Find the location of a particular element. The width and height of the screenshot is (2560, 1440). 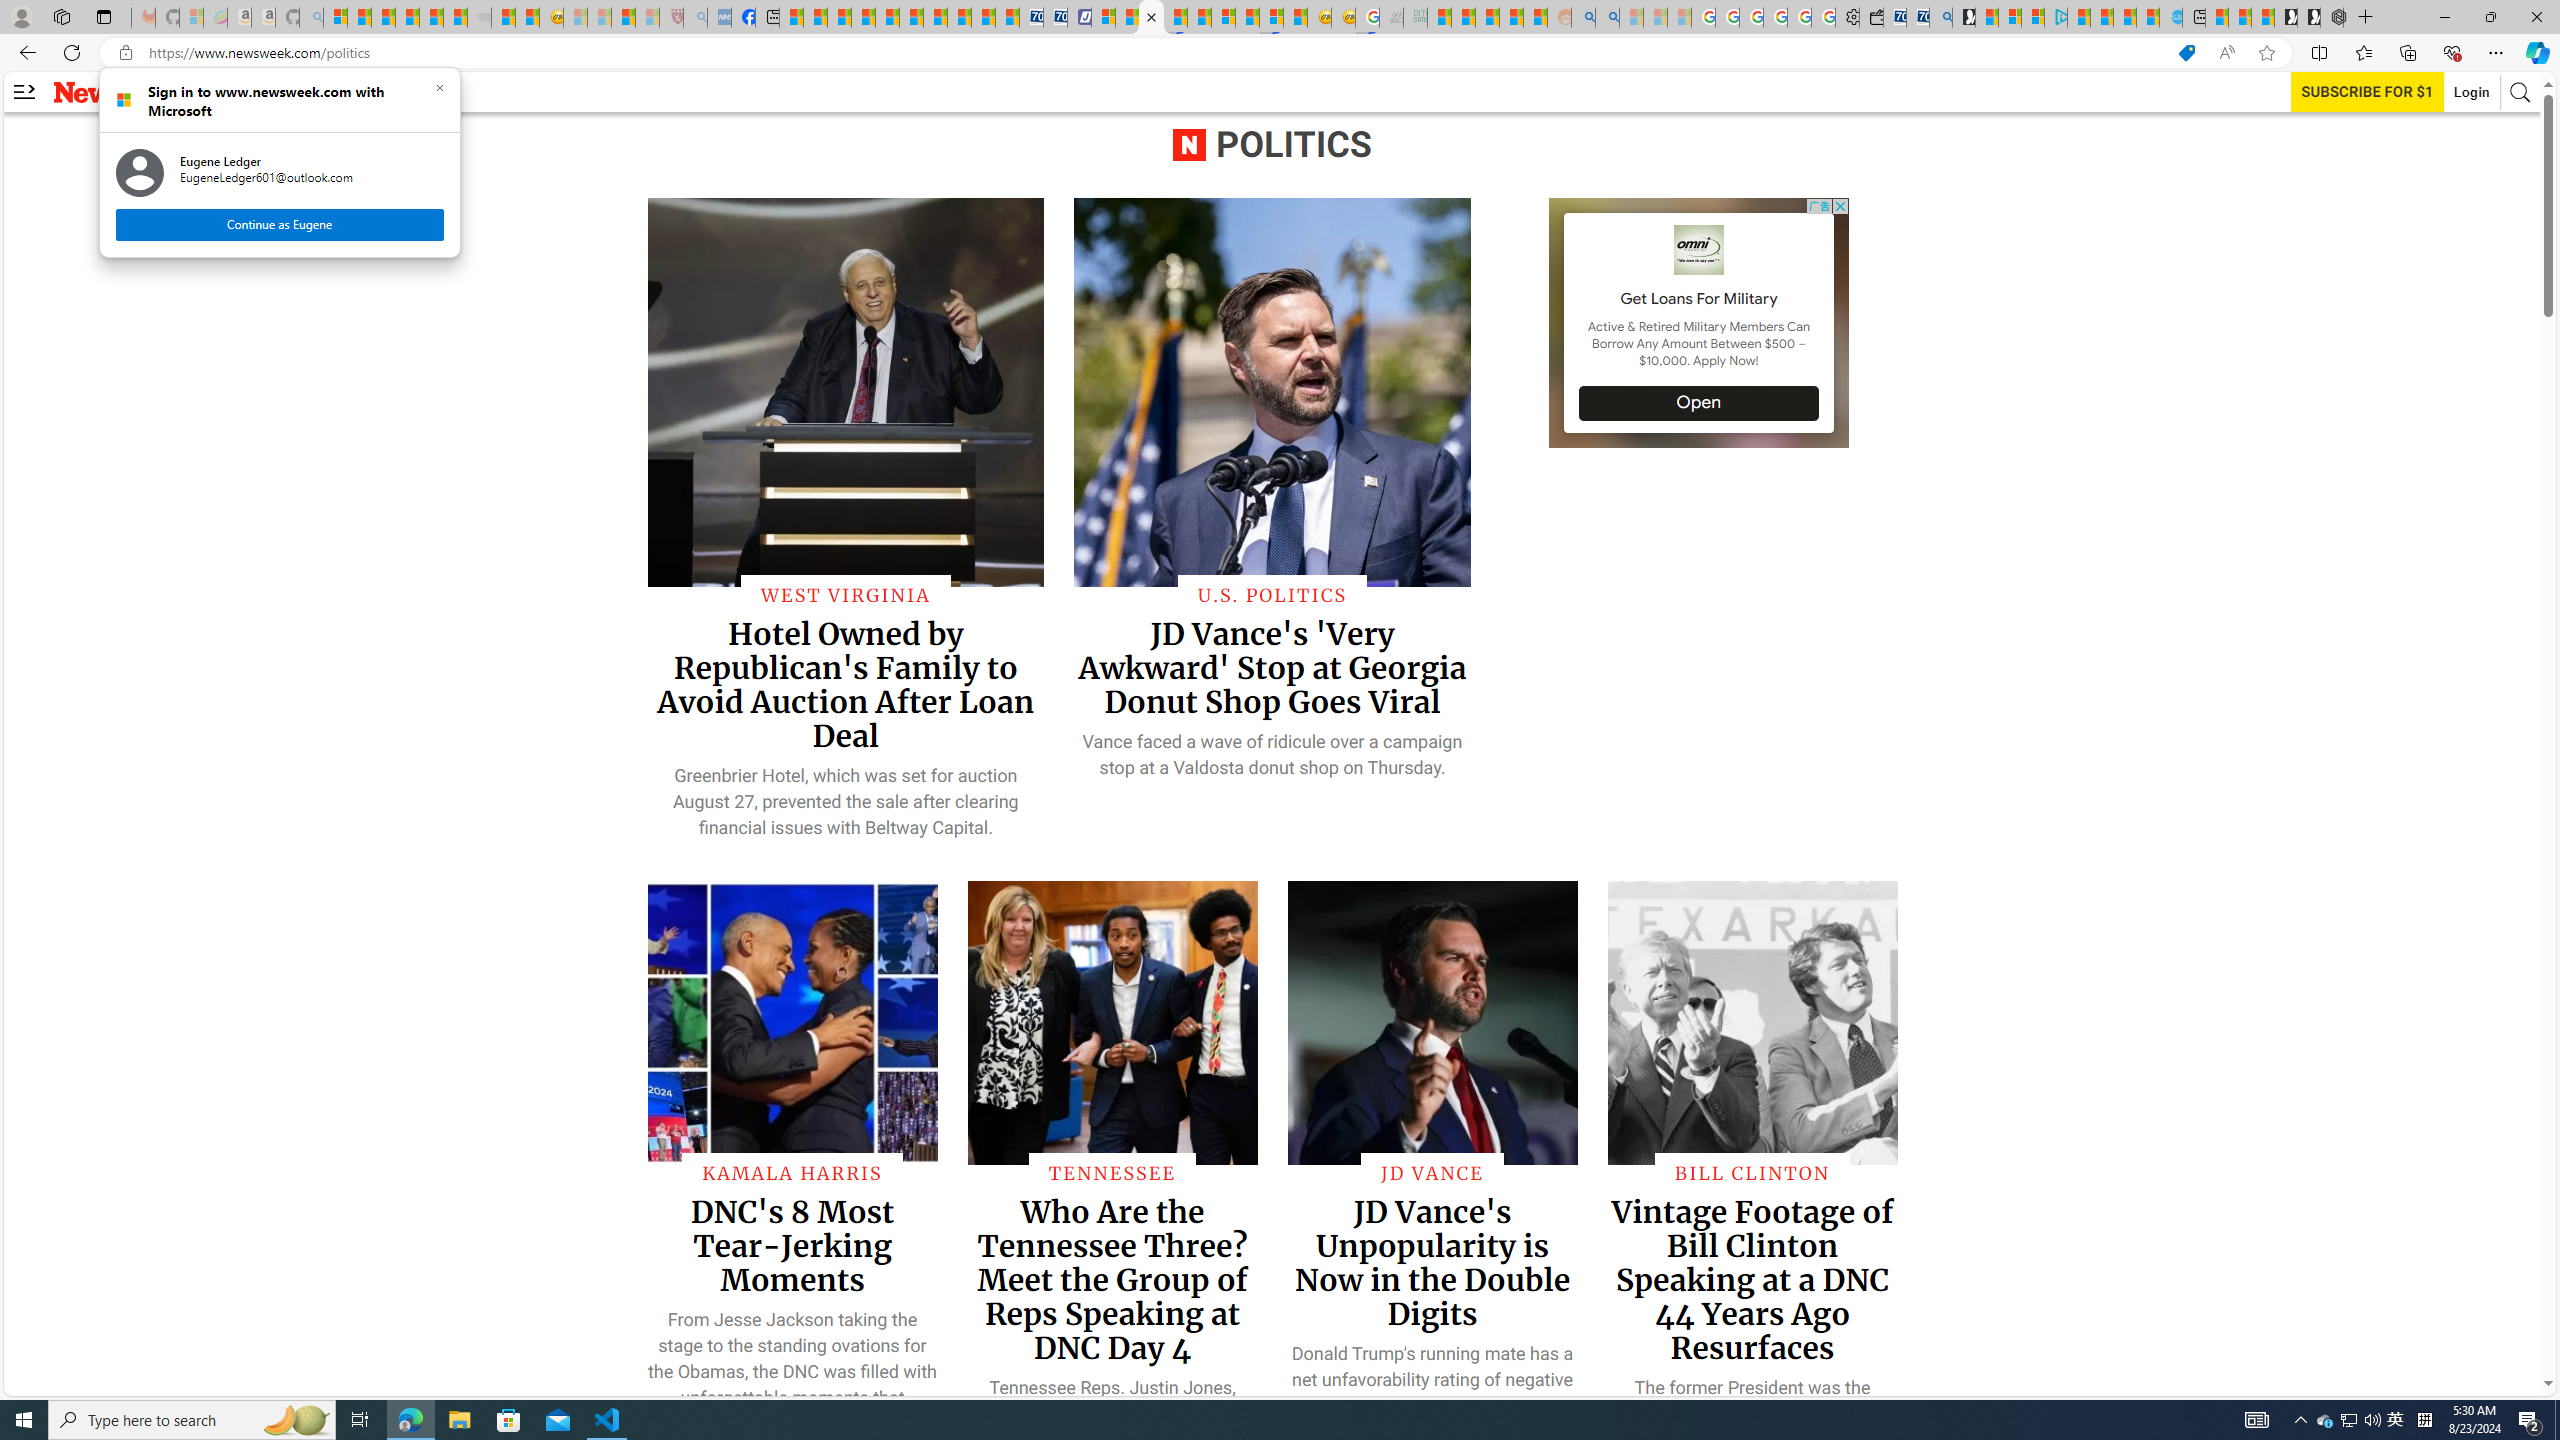

'Q2790: 100%' is located at coordinates (2372, 1418).